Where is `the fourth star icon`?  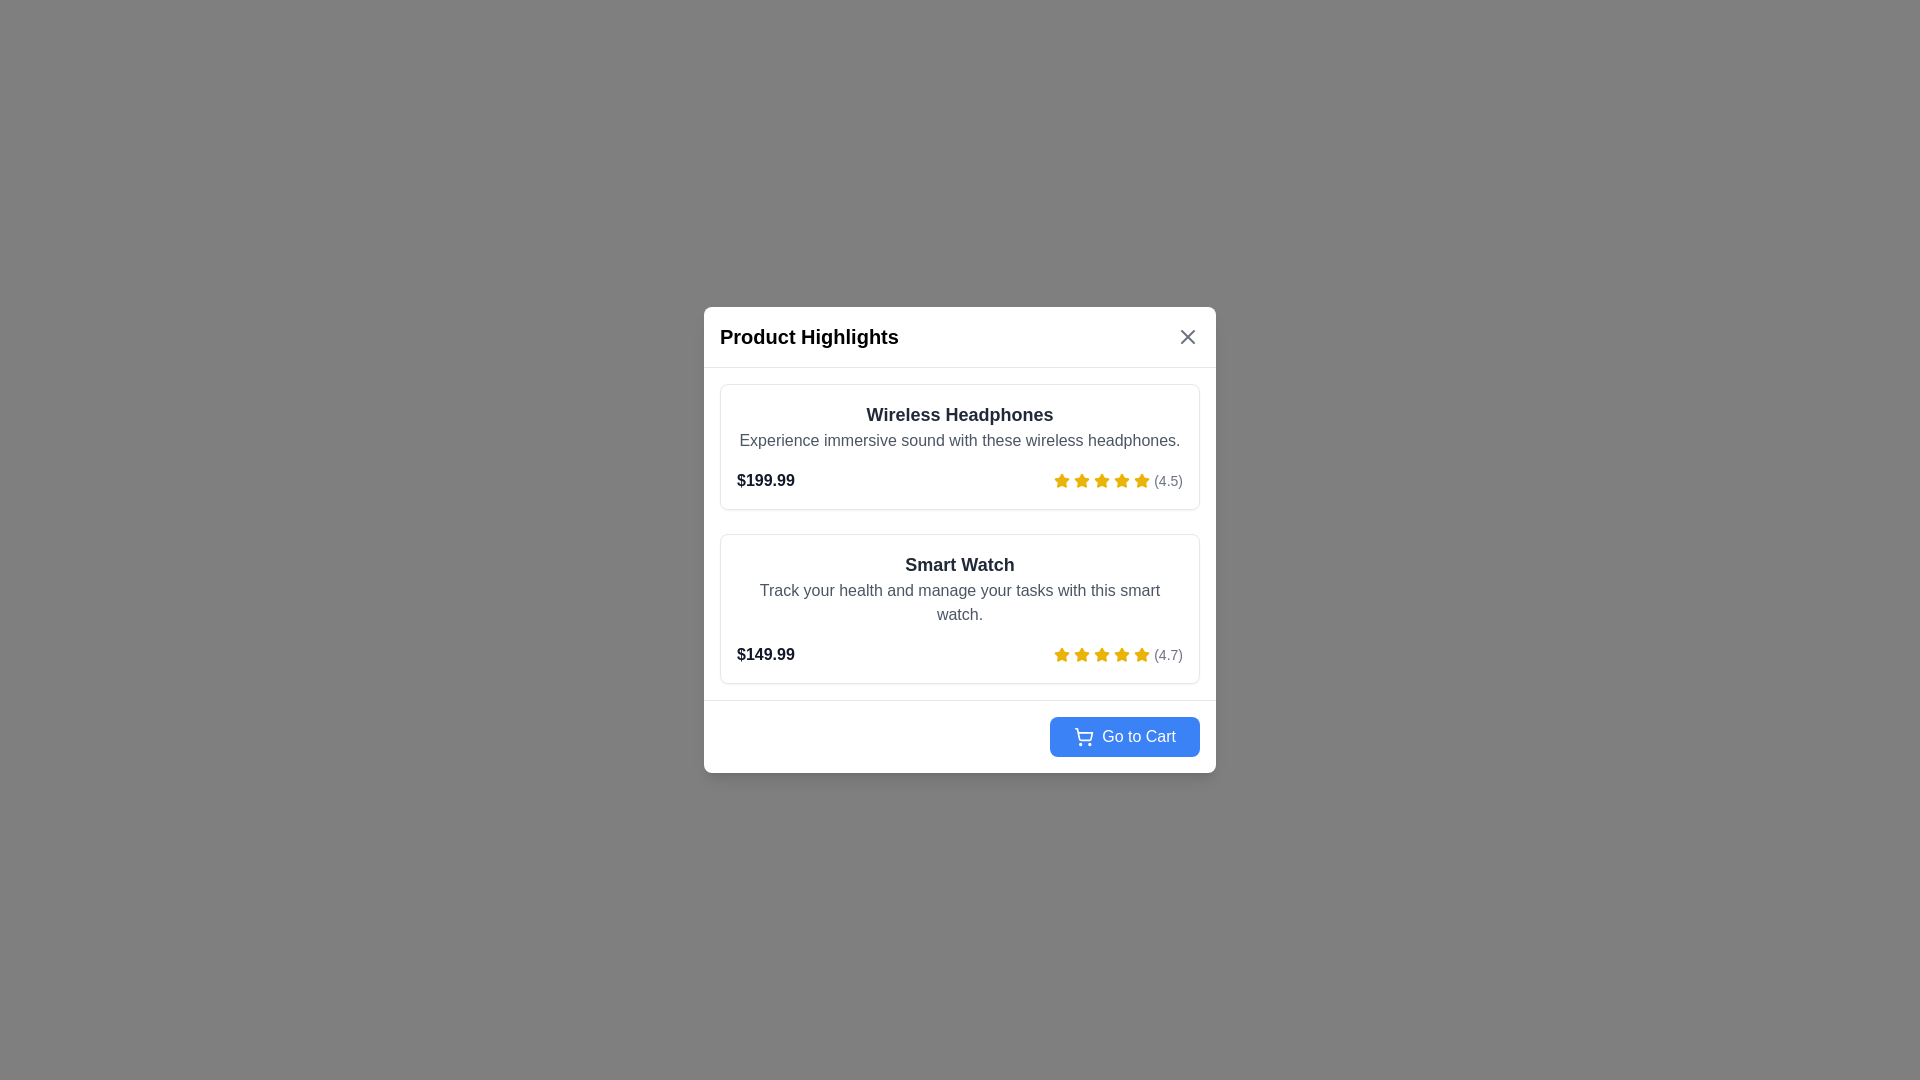 the fourth star icon is located at coordinates (1101, 481).